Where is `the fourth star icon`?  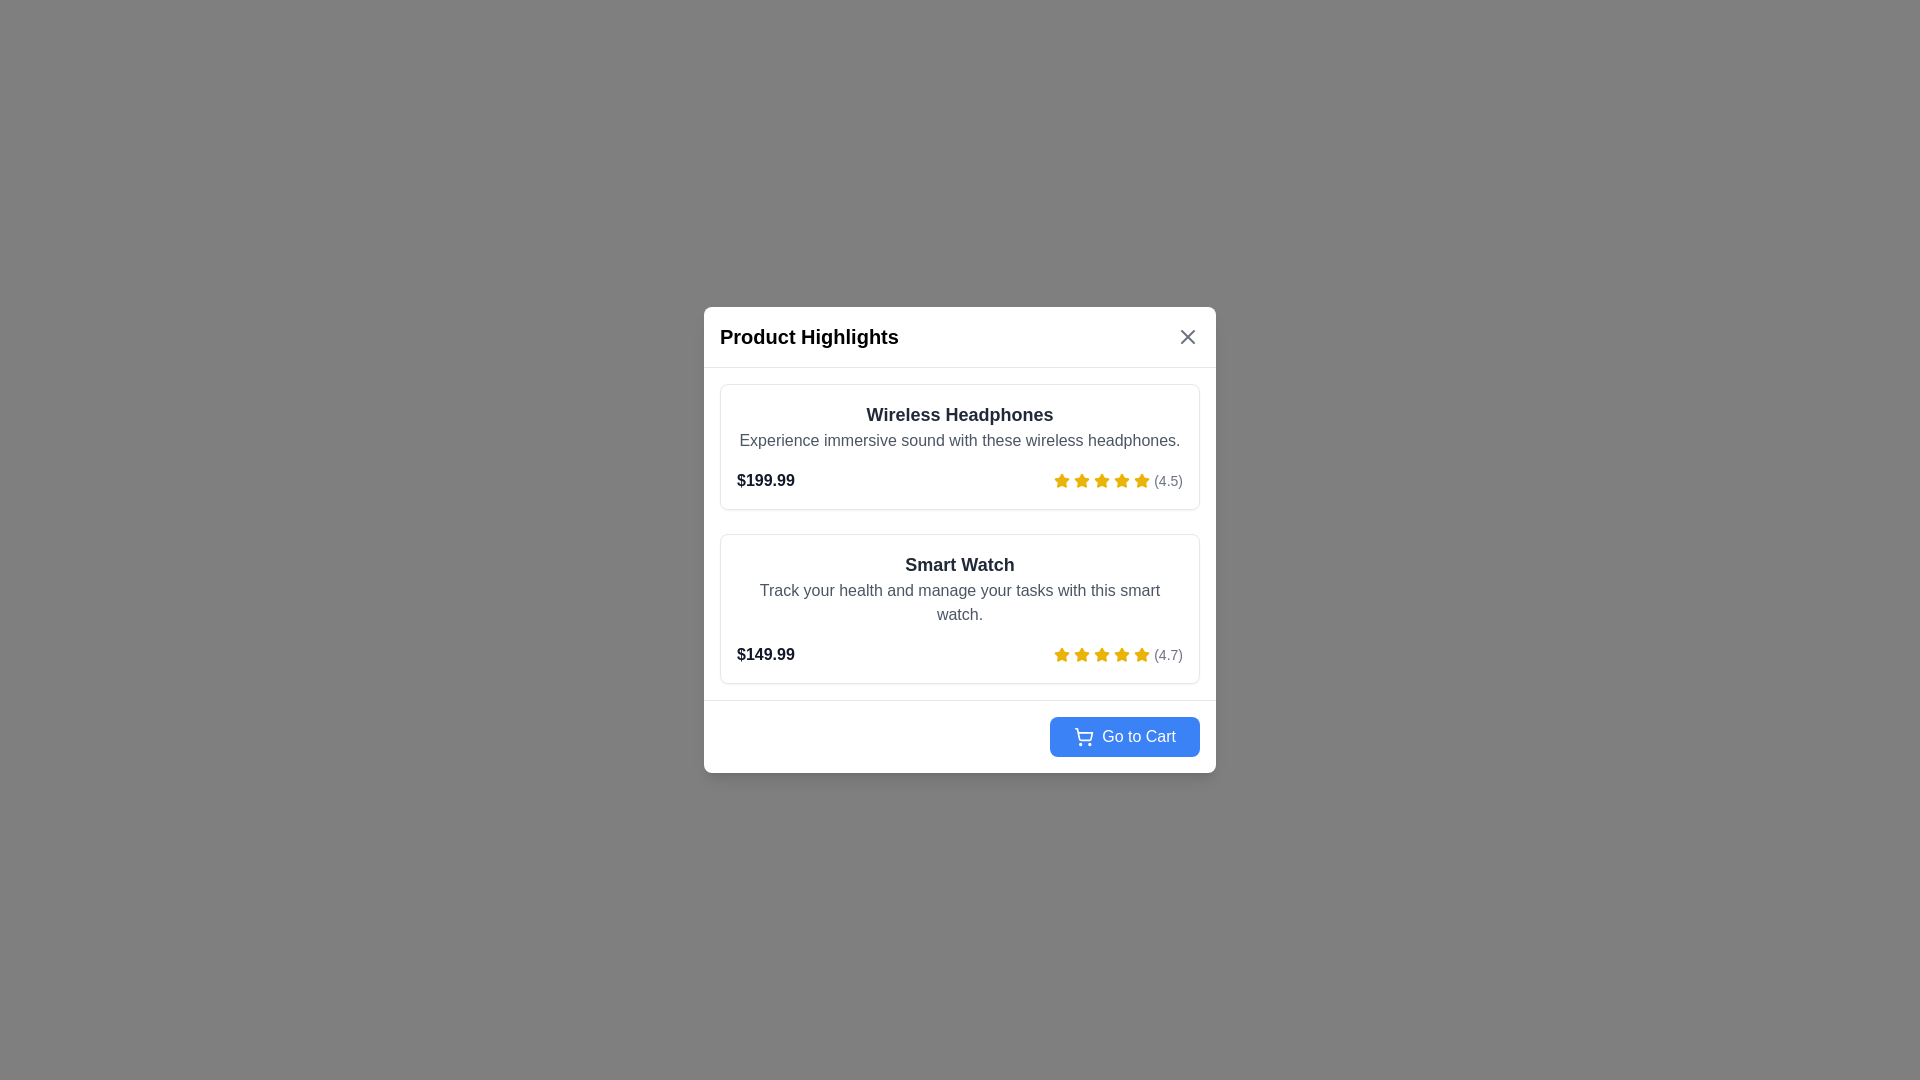 the fourth star icon is located at coordinates (1101, 481).